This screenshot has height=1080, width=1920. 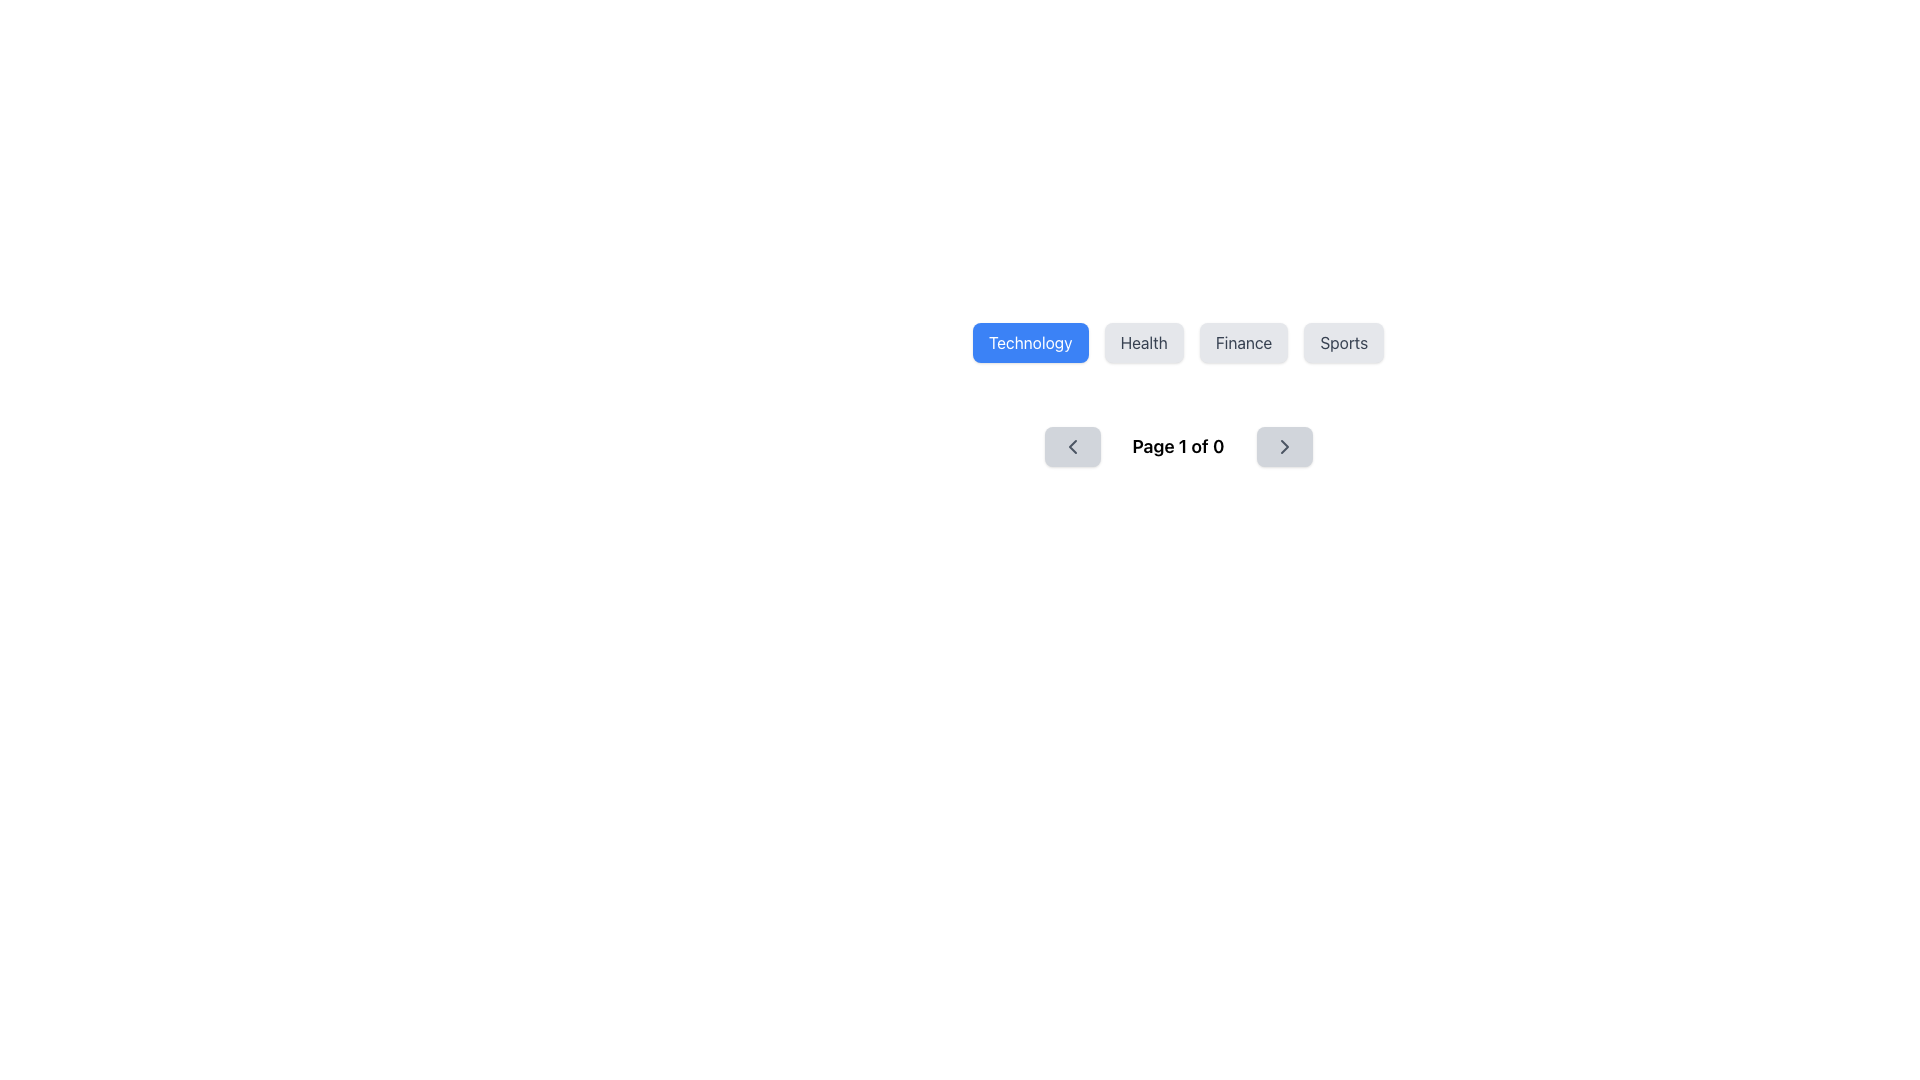 I want to click on the text indicator displaying 'Page 1 of 0', which is centrally located below the four buttons labeled 'Technology', 'Health', 'Finance', and 'Sports', so click(x=1178, y=446).